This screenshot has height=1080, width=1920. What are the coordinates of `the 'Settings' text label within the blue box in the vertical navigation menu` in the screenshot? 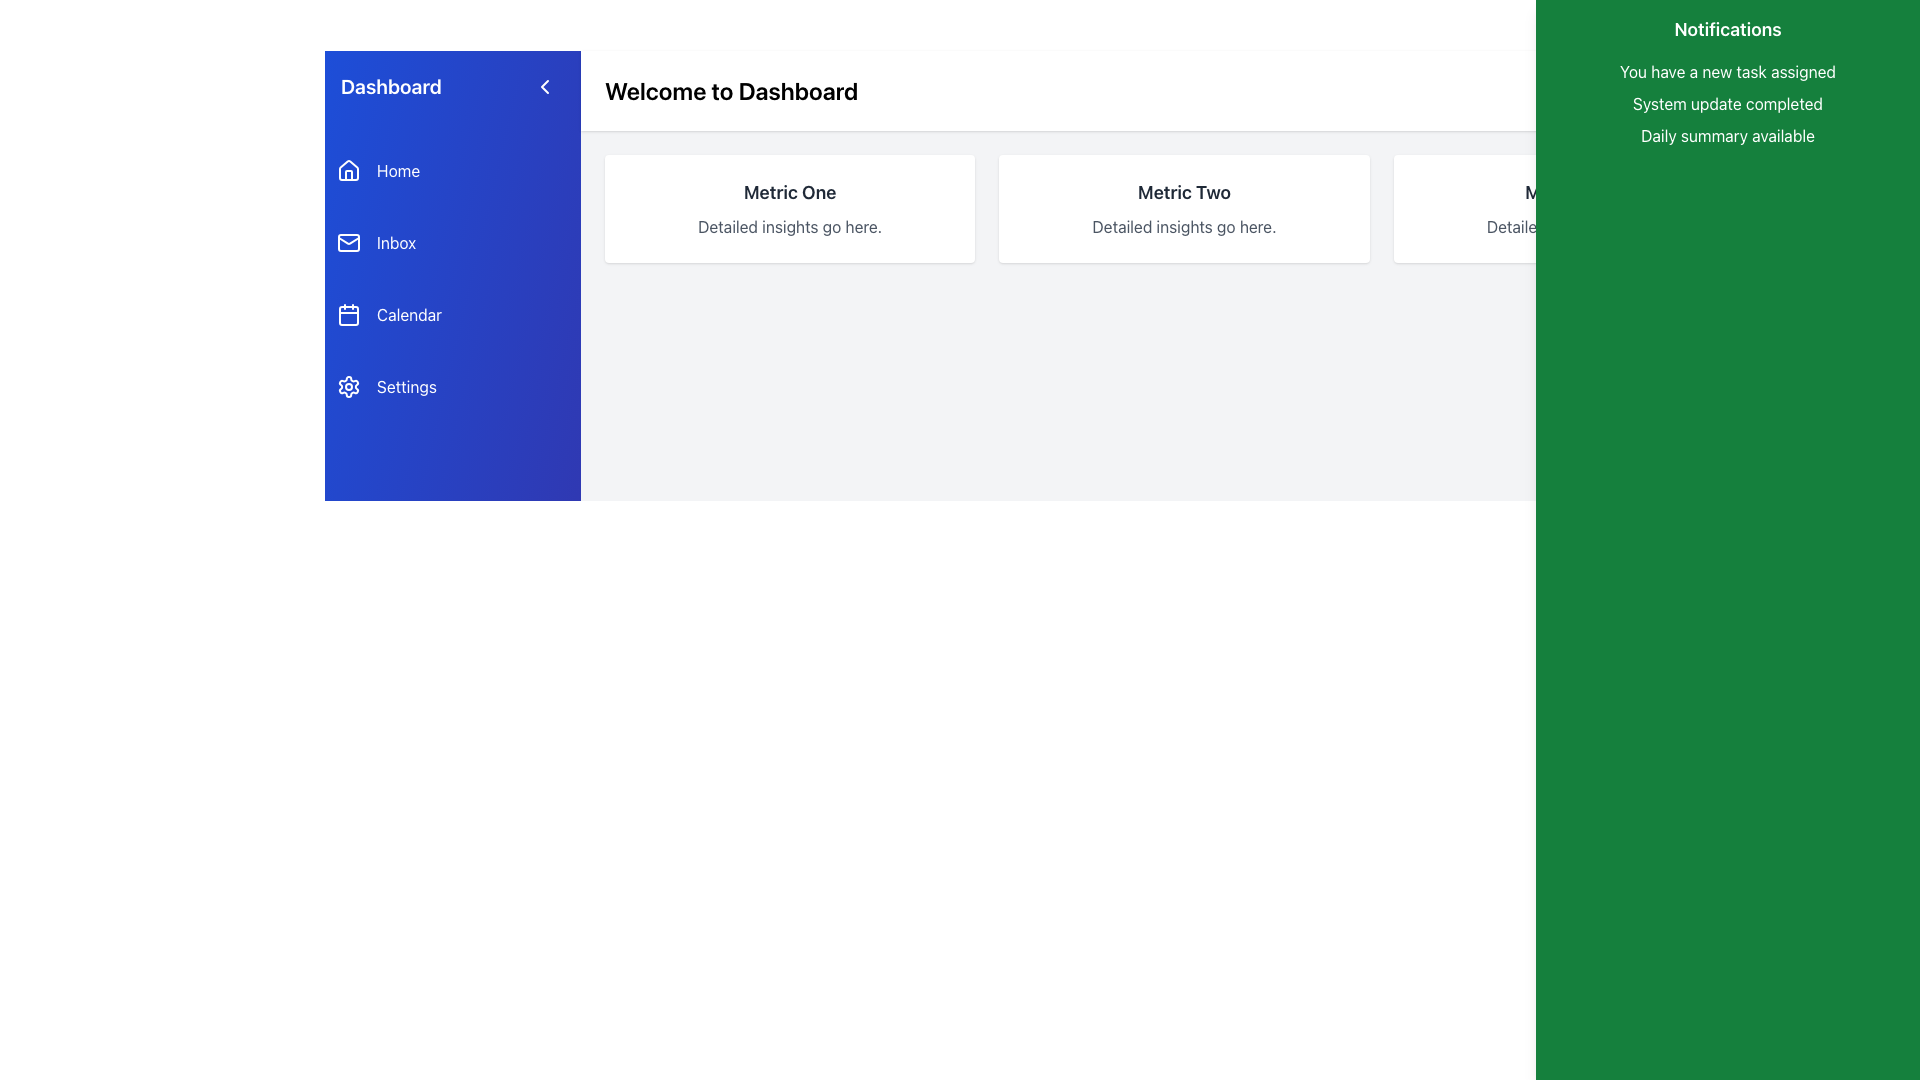 It's located at (405, 386).